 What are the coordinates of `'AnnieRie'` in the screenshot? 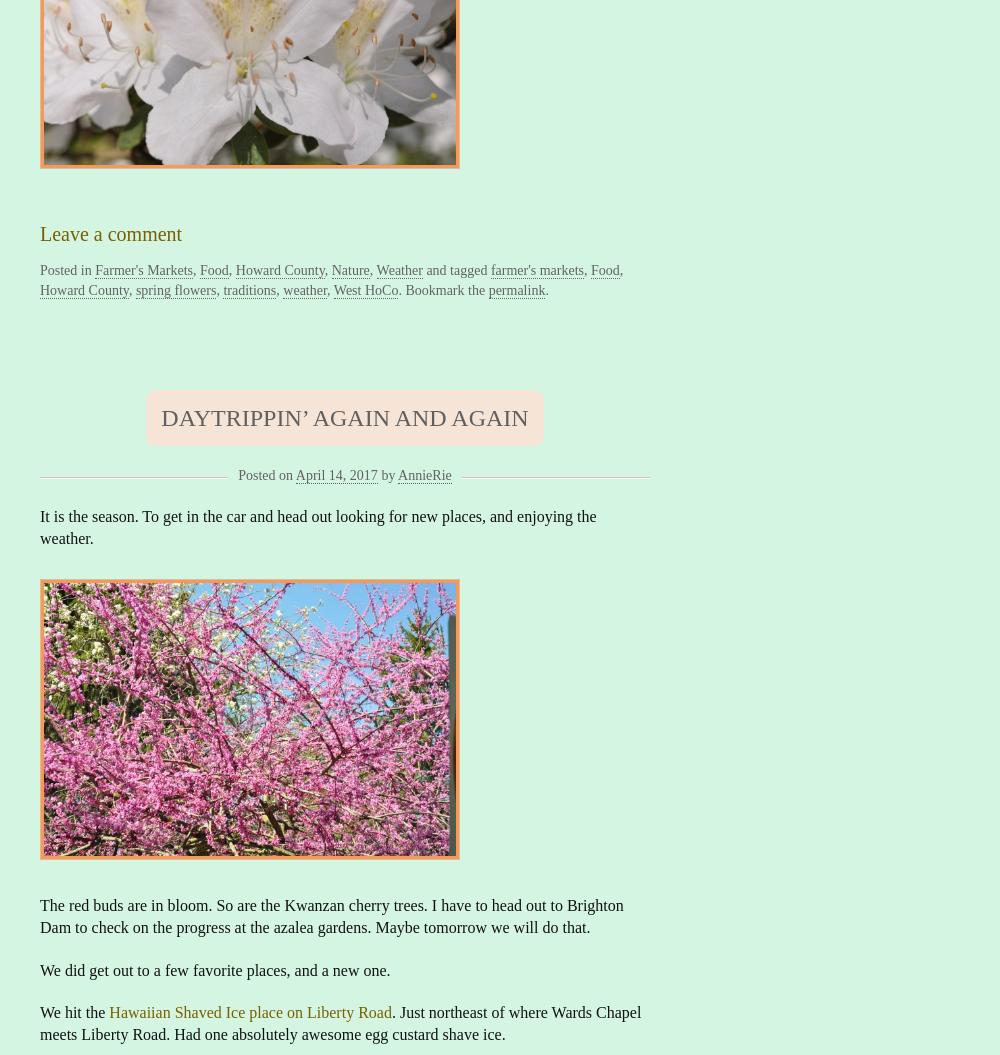 It's located at (424, 475).